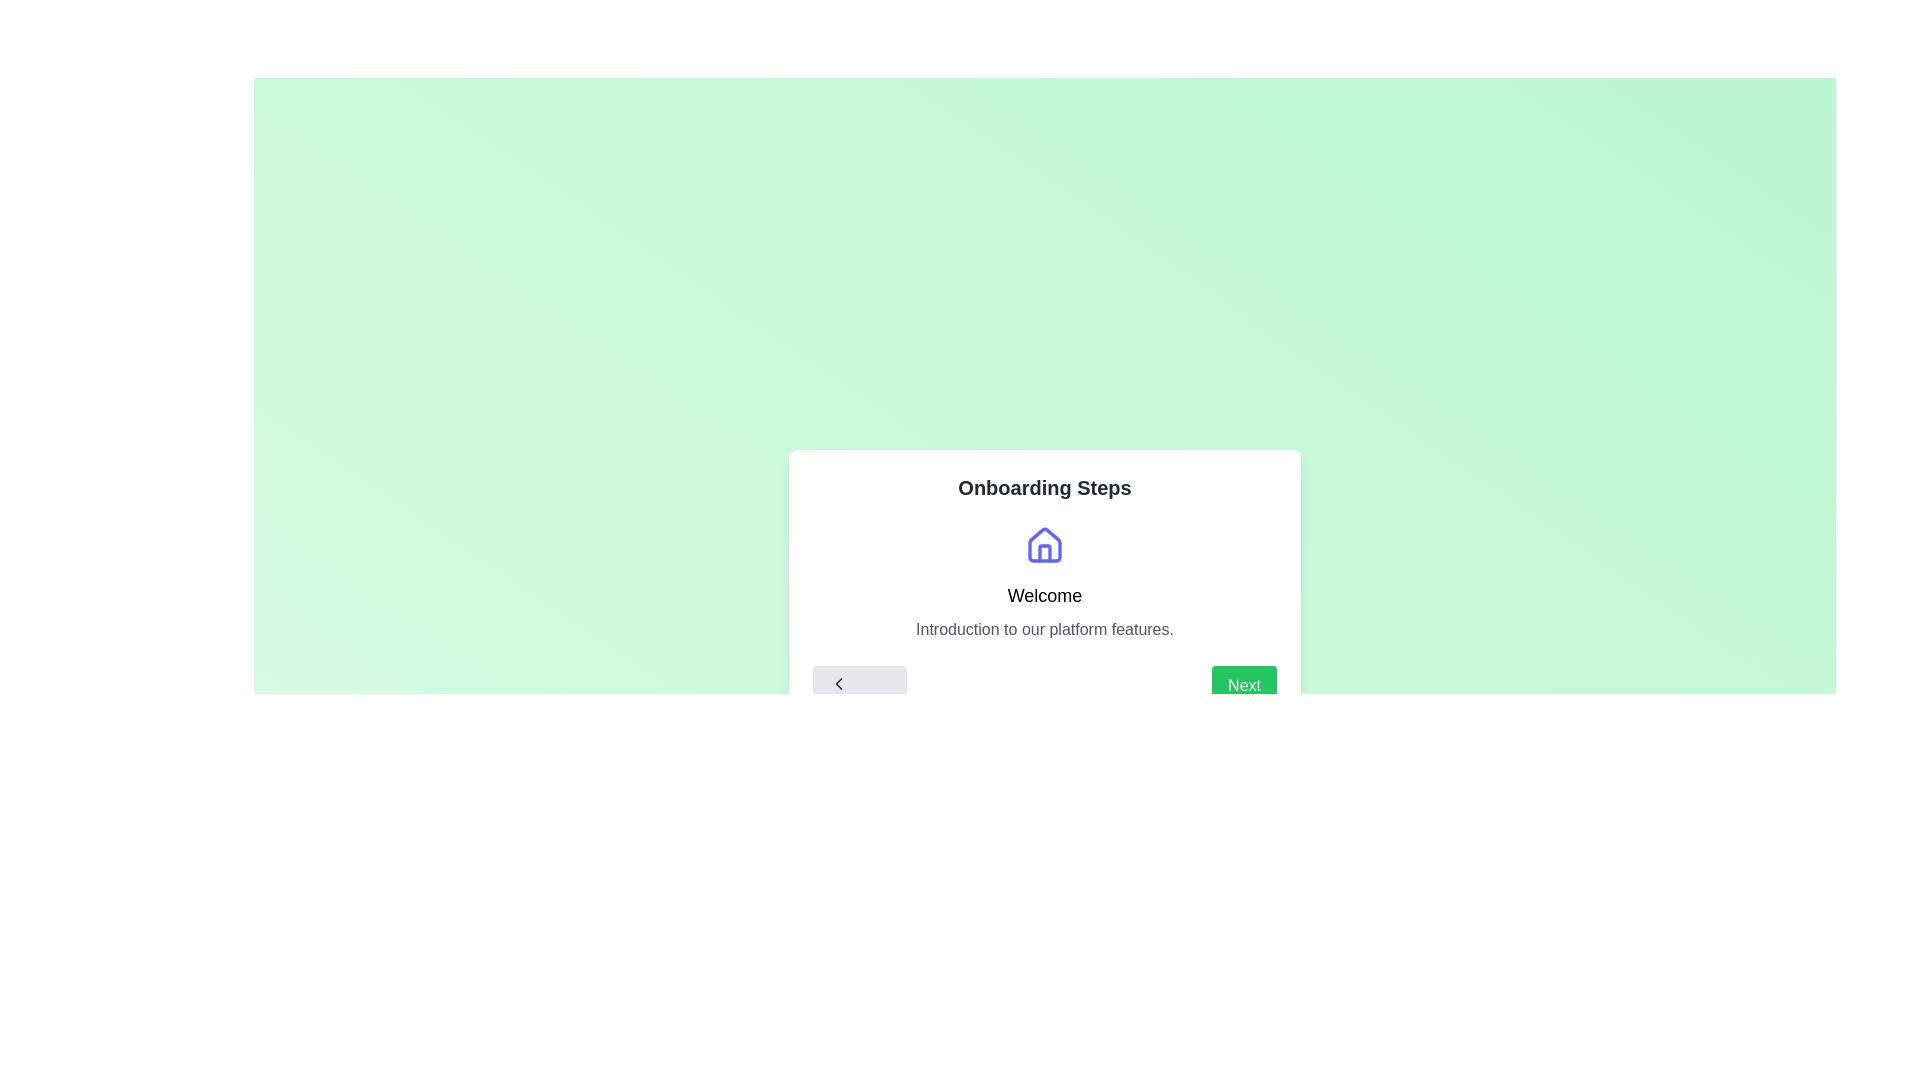 Image resolution: width=1920 pixels, height=1080 pixels. Describe the element at coordinates (839, 682) in the screenshot. I see `the left-facing chevron arrow icon within the 'Previous' button` at that location.